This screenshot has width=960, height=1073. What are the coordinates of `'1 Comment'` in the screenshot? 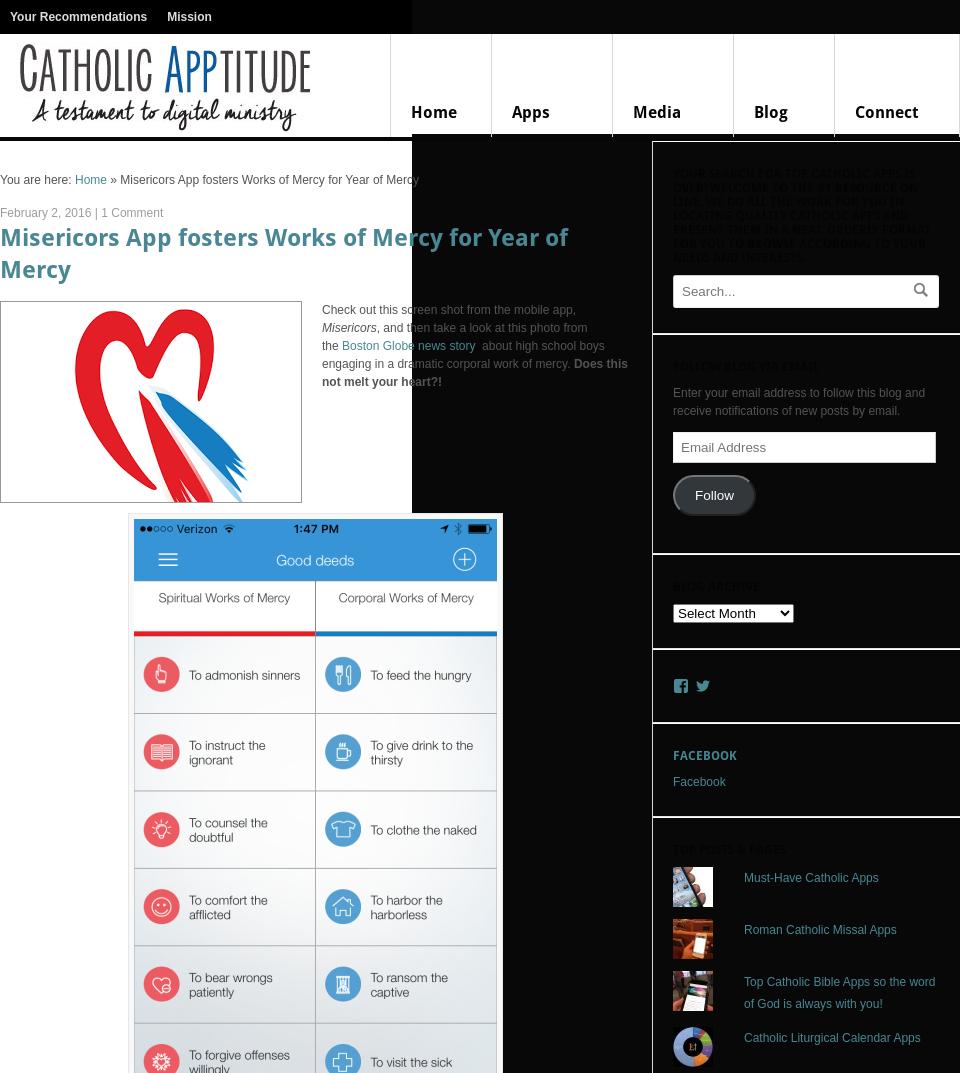 It's located at (131, 212).